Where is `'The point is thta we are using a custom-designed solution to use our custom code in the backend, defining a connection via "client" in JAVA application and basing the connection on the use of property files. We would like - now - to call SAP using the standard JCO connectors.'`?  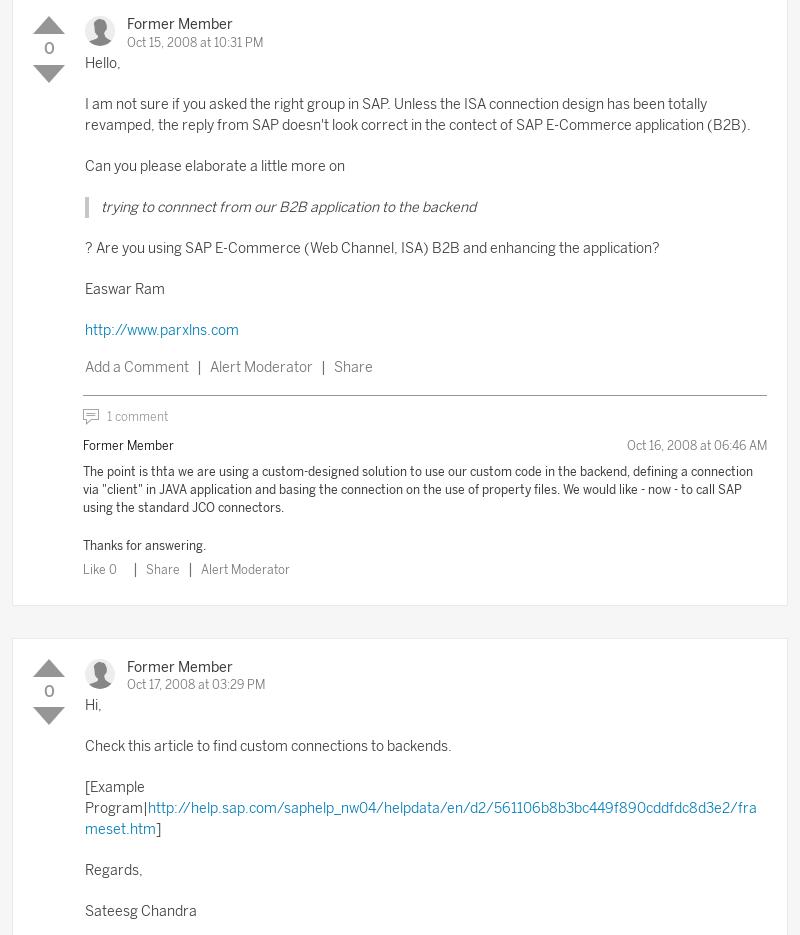 'The point is thta we are using a custom-designed solution to use our custom code in the backend, defining a connection via "client" in JAVA application and basing the connection on the use of property files. We would like - now - to call SAP using the standard JCO connectors.' is located at coordinates (418, 490).